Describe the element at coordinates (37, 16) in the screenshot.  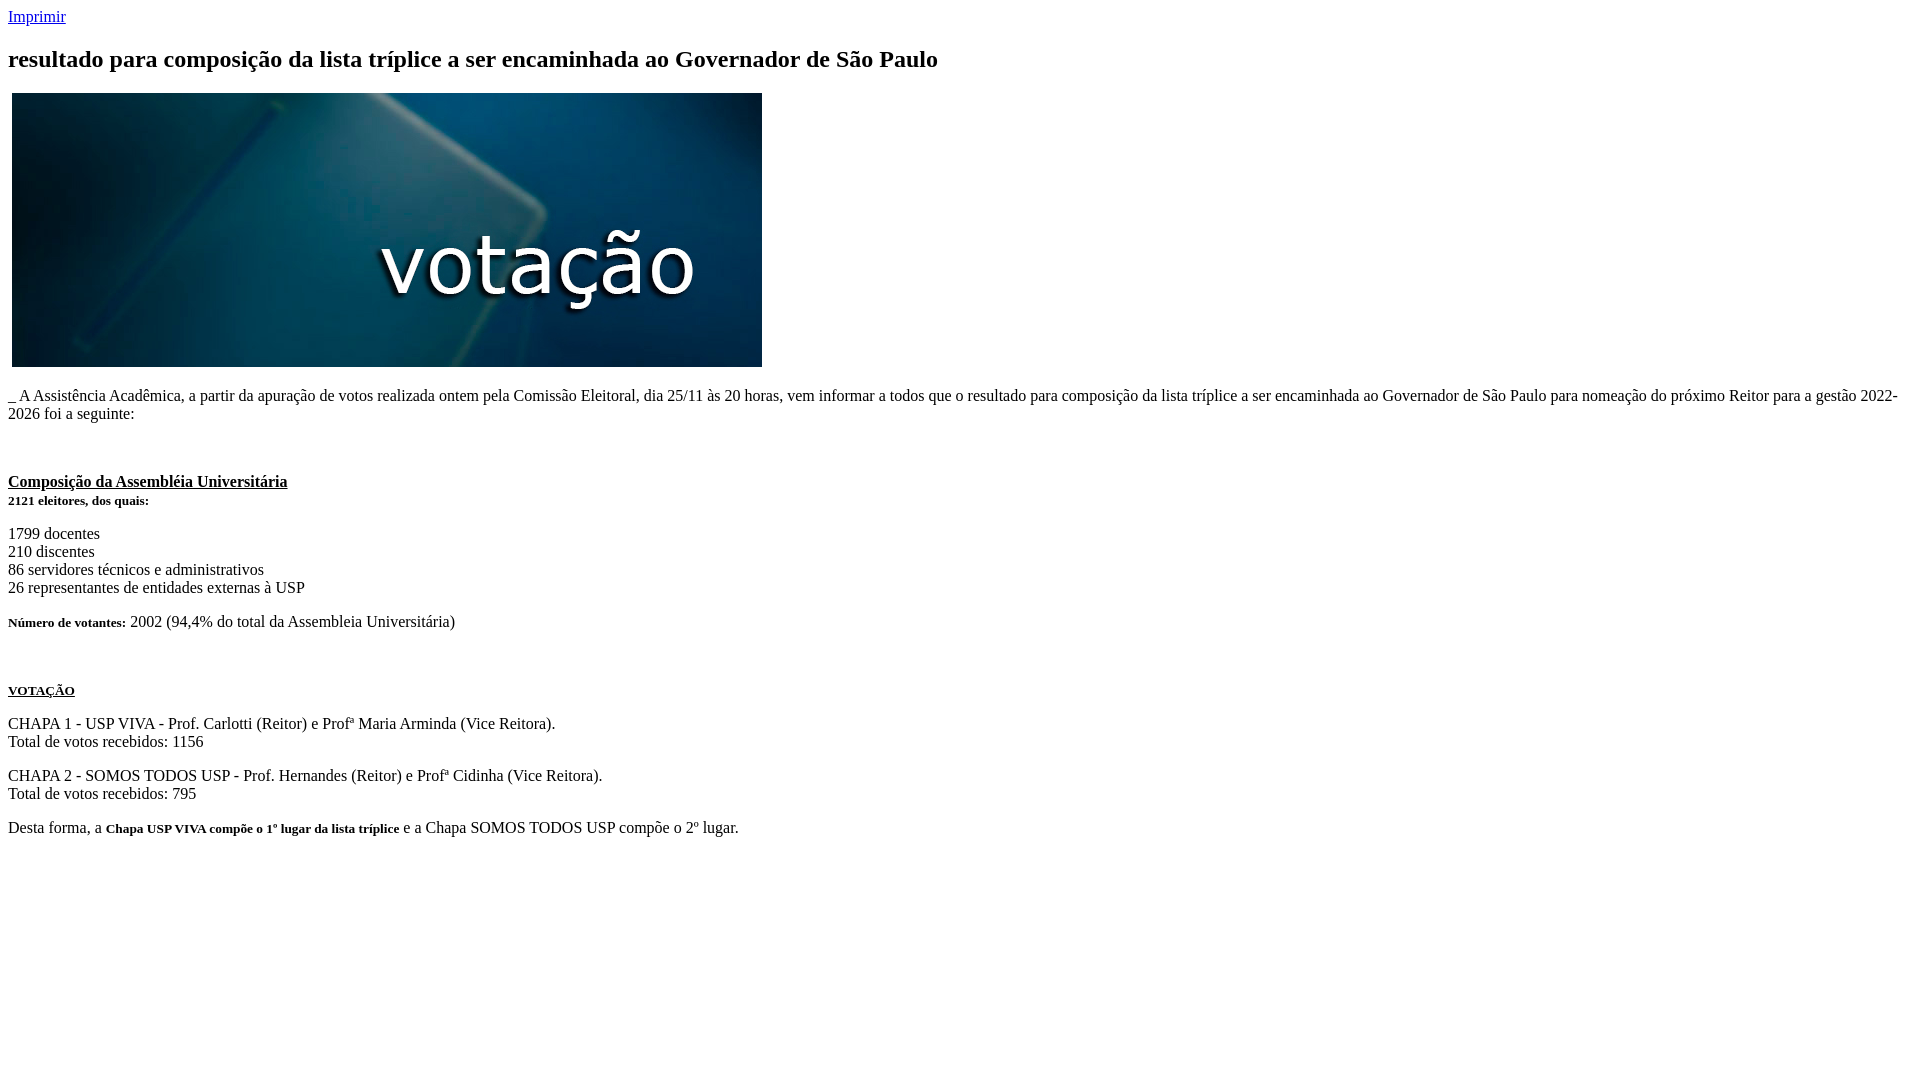
I see `'Imprimir'` at that location.